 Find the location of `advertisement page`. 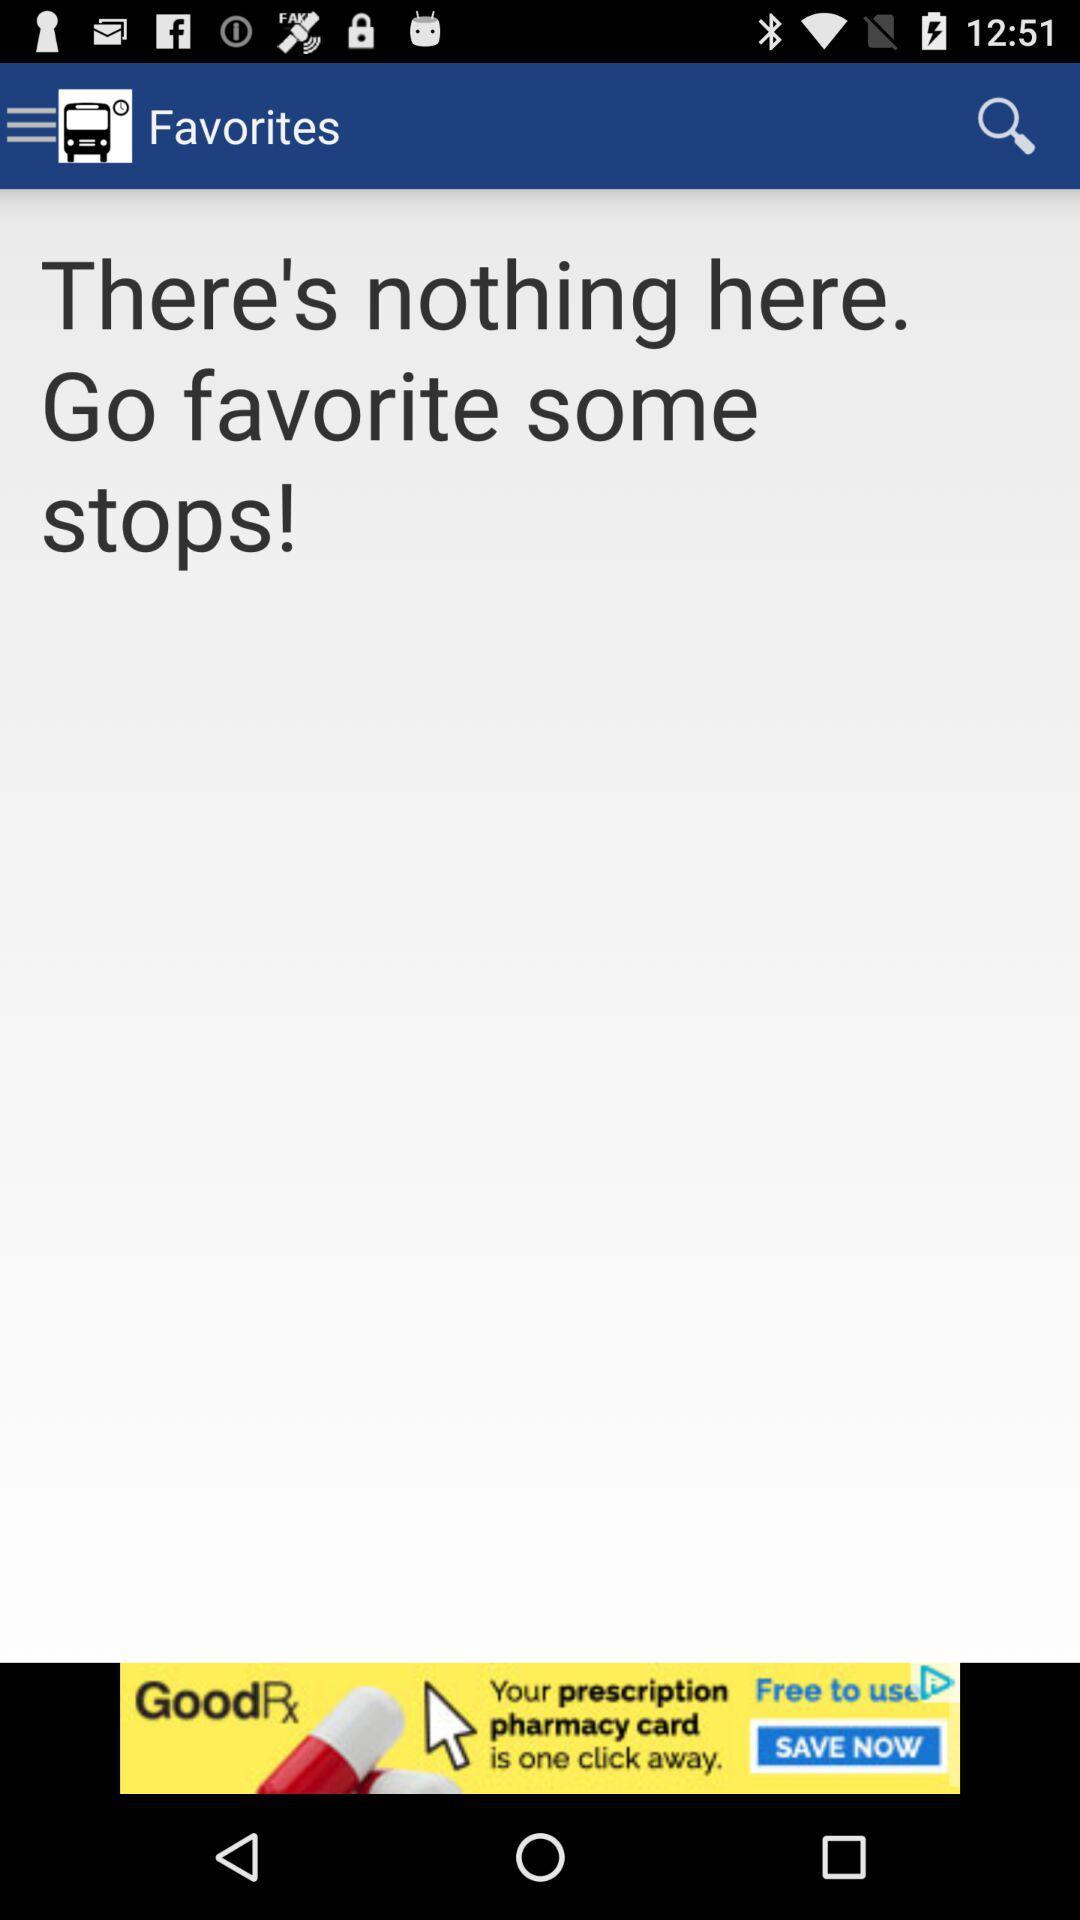

advertisement page is located at coordinates (540, 1727).